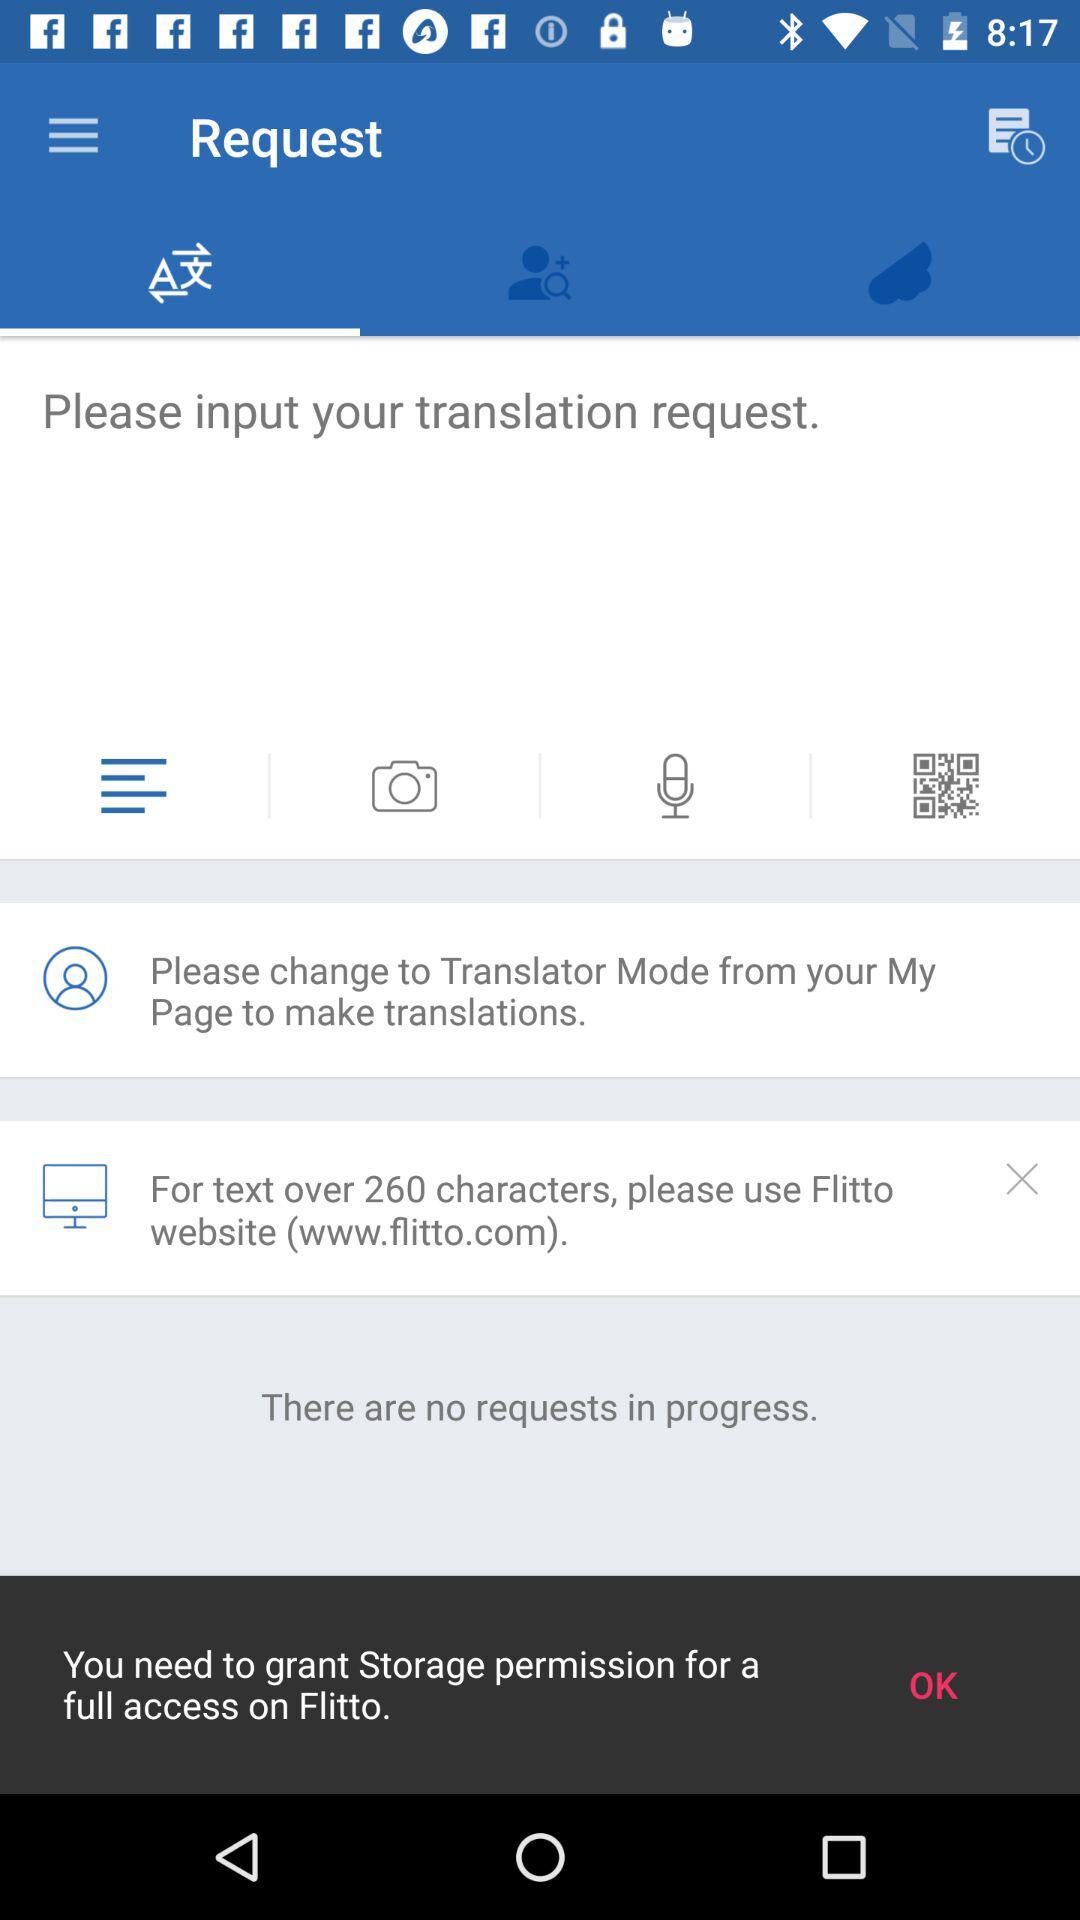 Image resolution: width=1080 pixels, height=1920 pixels. I want to click on the app below please input your, so click(268, 785).